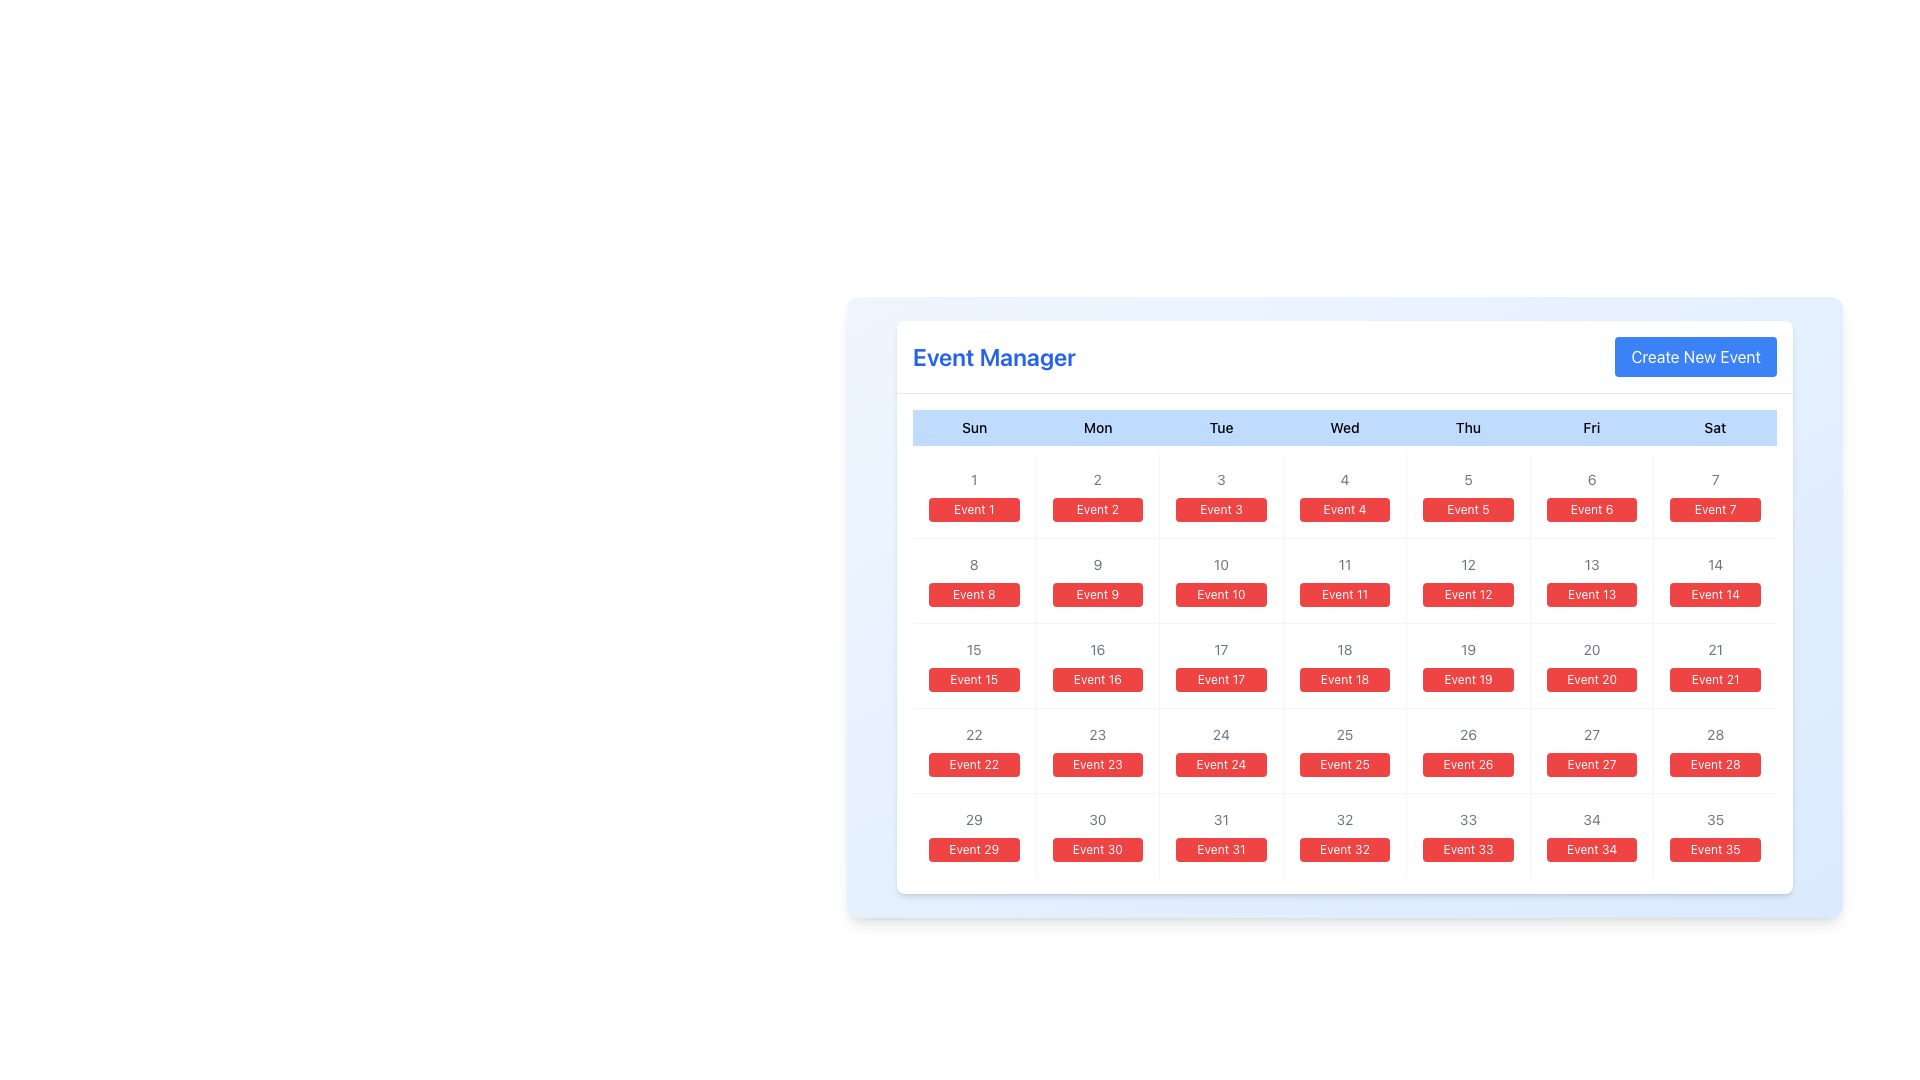  Describe the element at coordinates (1468, 650) in the screenshot. I see `the text label indicating the day of the month in the fifth column and third row of the calendar view, positioned above the 'Event 19' red button` at that location.